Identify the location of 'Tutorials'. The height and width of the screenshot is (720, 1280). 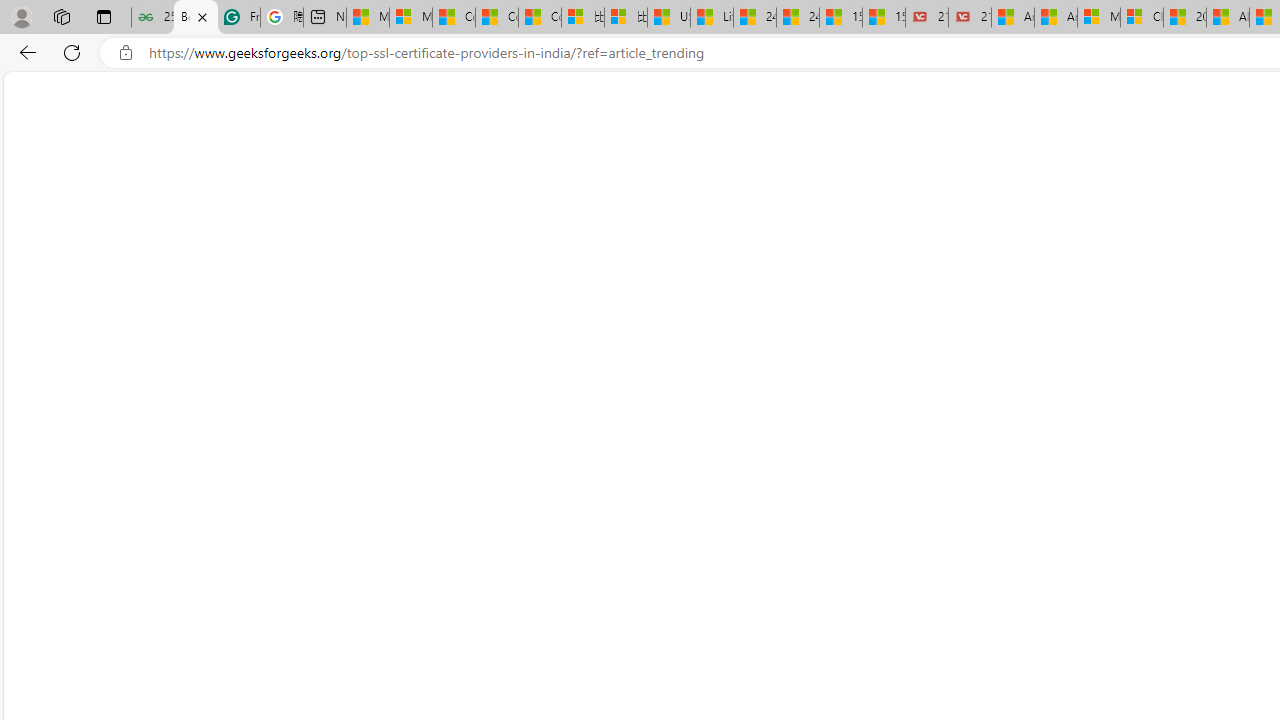
(67, 96).